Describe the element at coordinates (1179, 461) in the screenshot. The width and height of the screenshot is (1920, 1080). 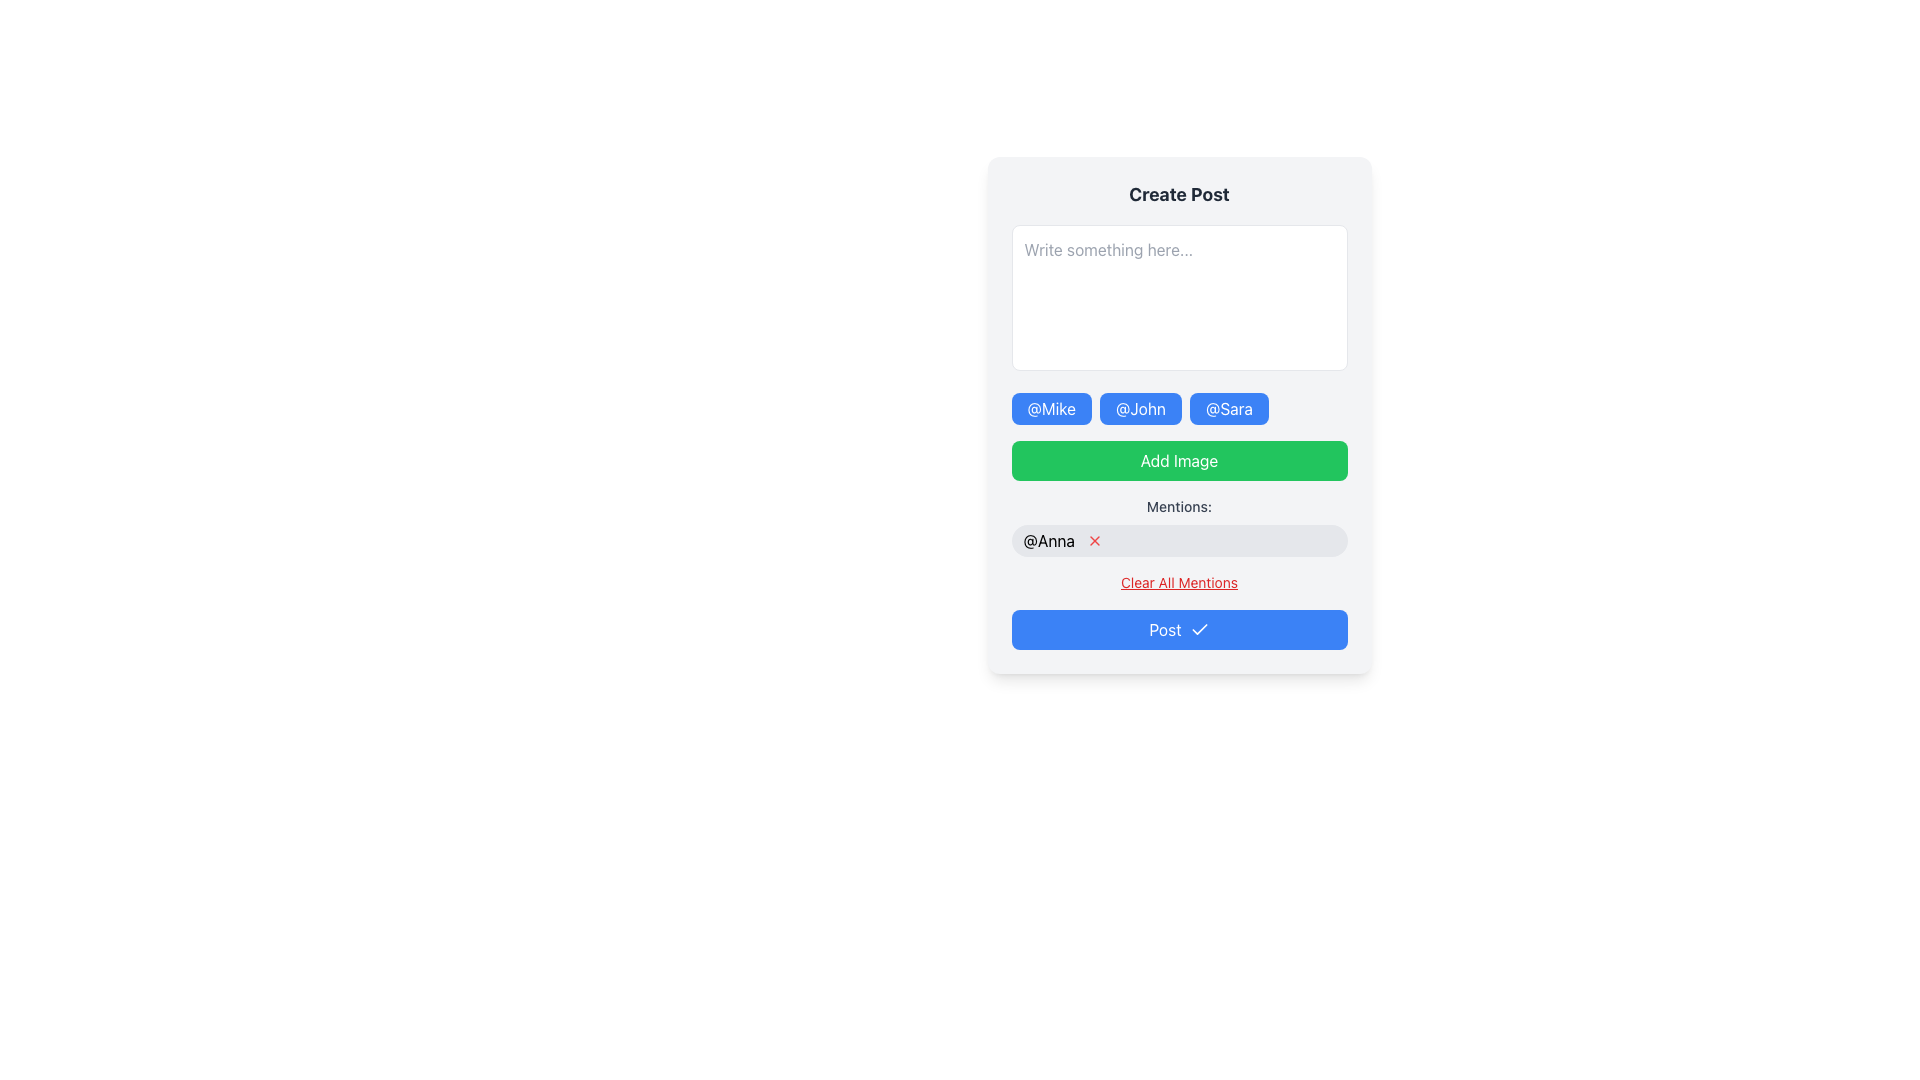
I see `the rectangular green button with rounded corners that reads 'Add Image'` at that location.